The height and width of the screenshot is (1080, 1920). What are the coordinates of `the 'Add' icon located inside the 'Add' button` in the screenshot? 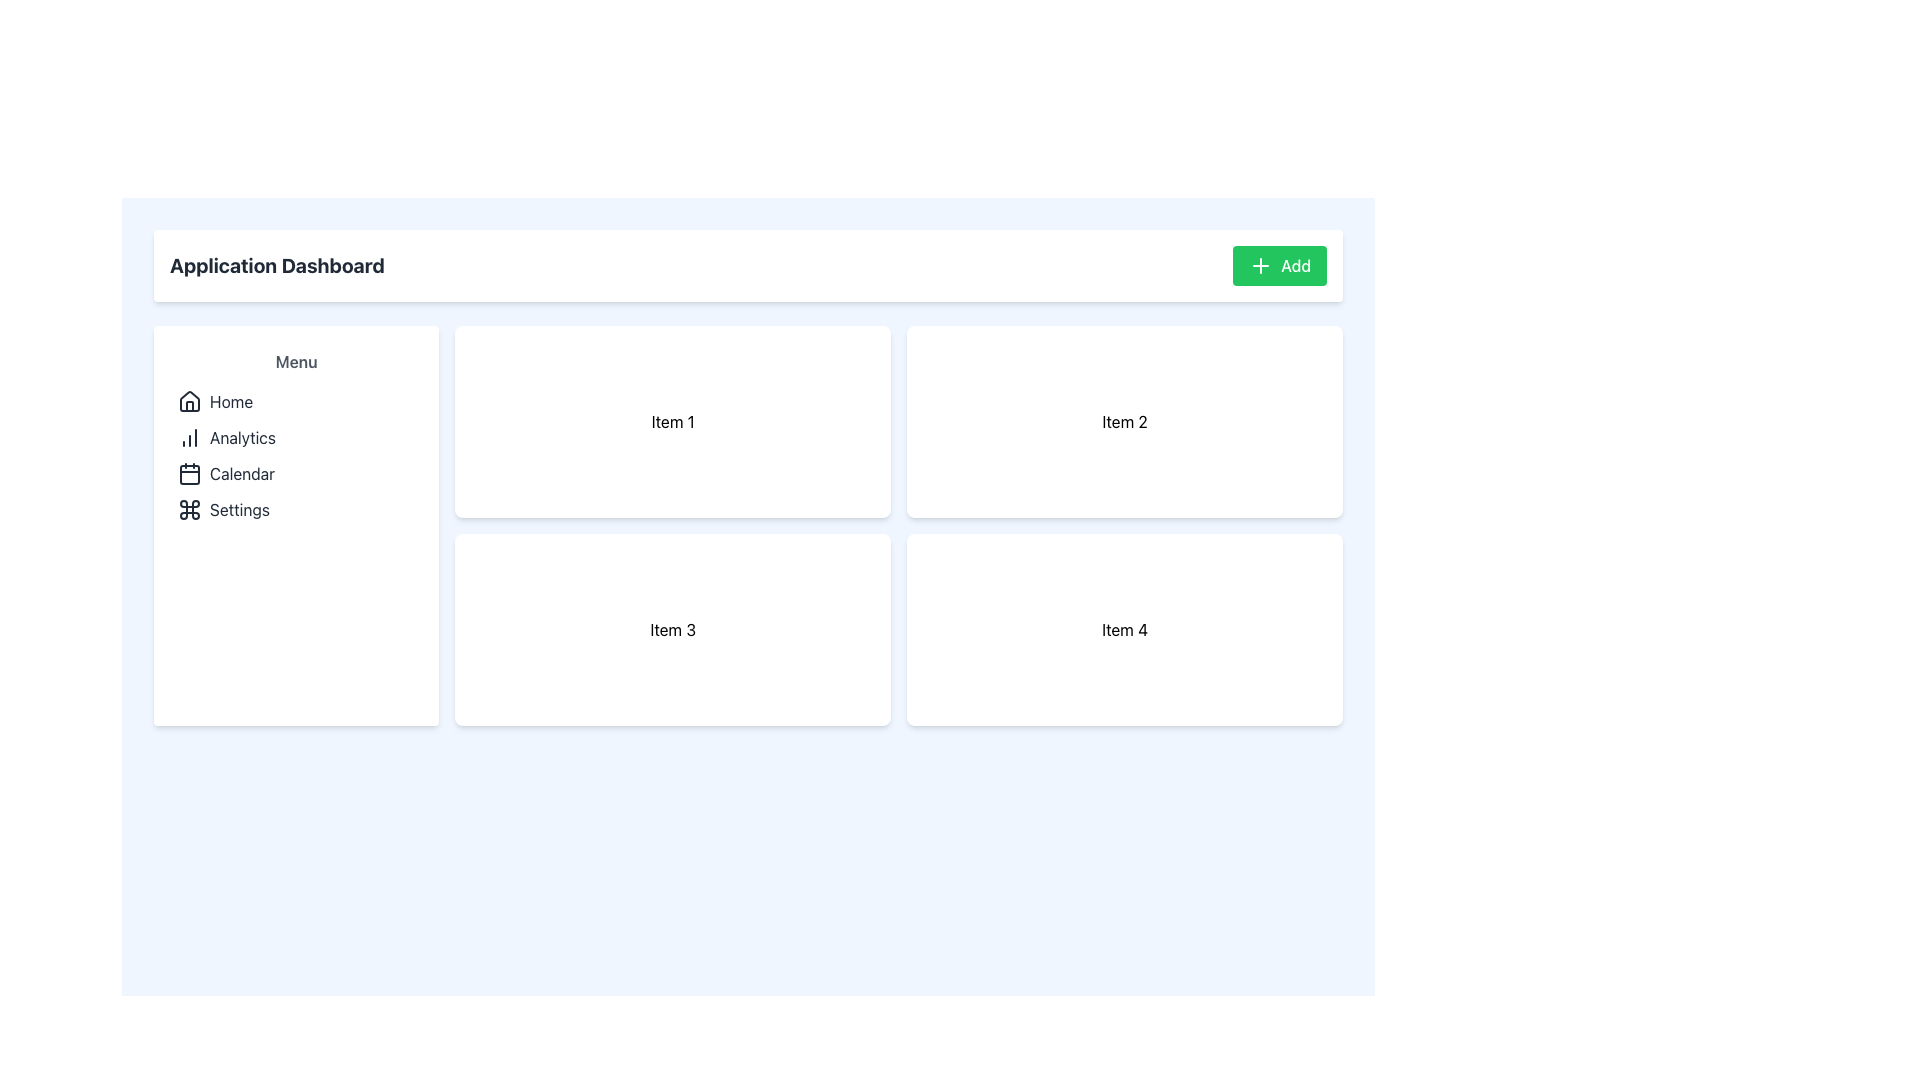 It's located at (1260, 265).